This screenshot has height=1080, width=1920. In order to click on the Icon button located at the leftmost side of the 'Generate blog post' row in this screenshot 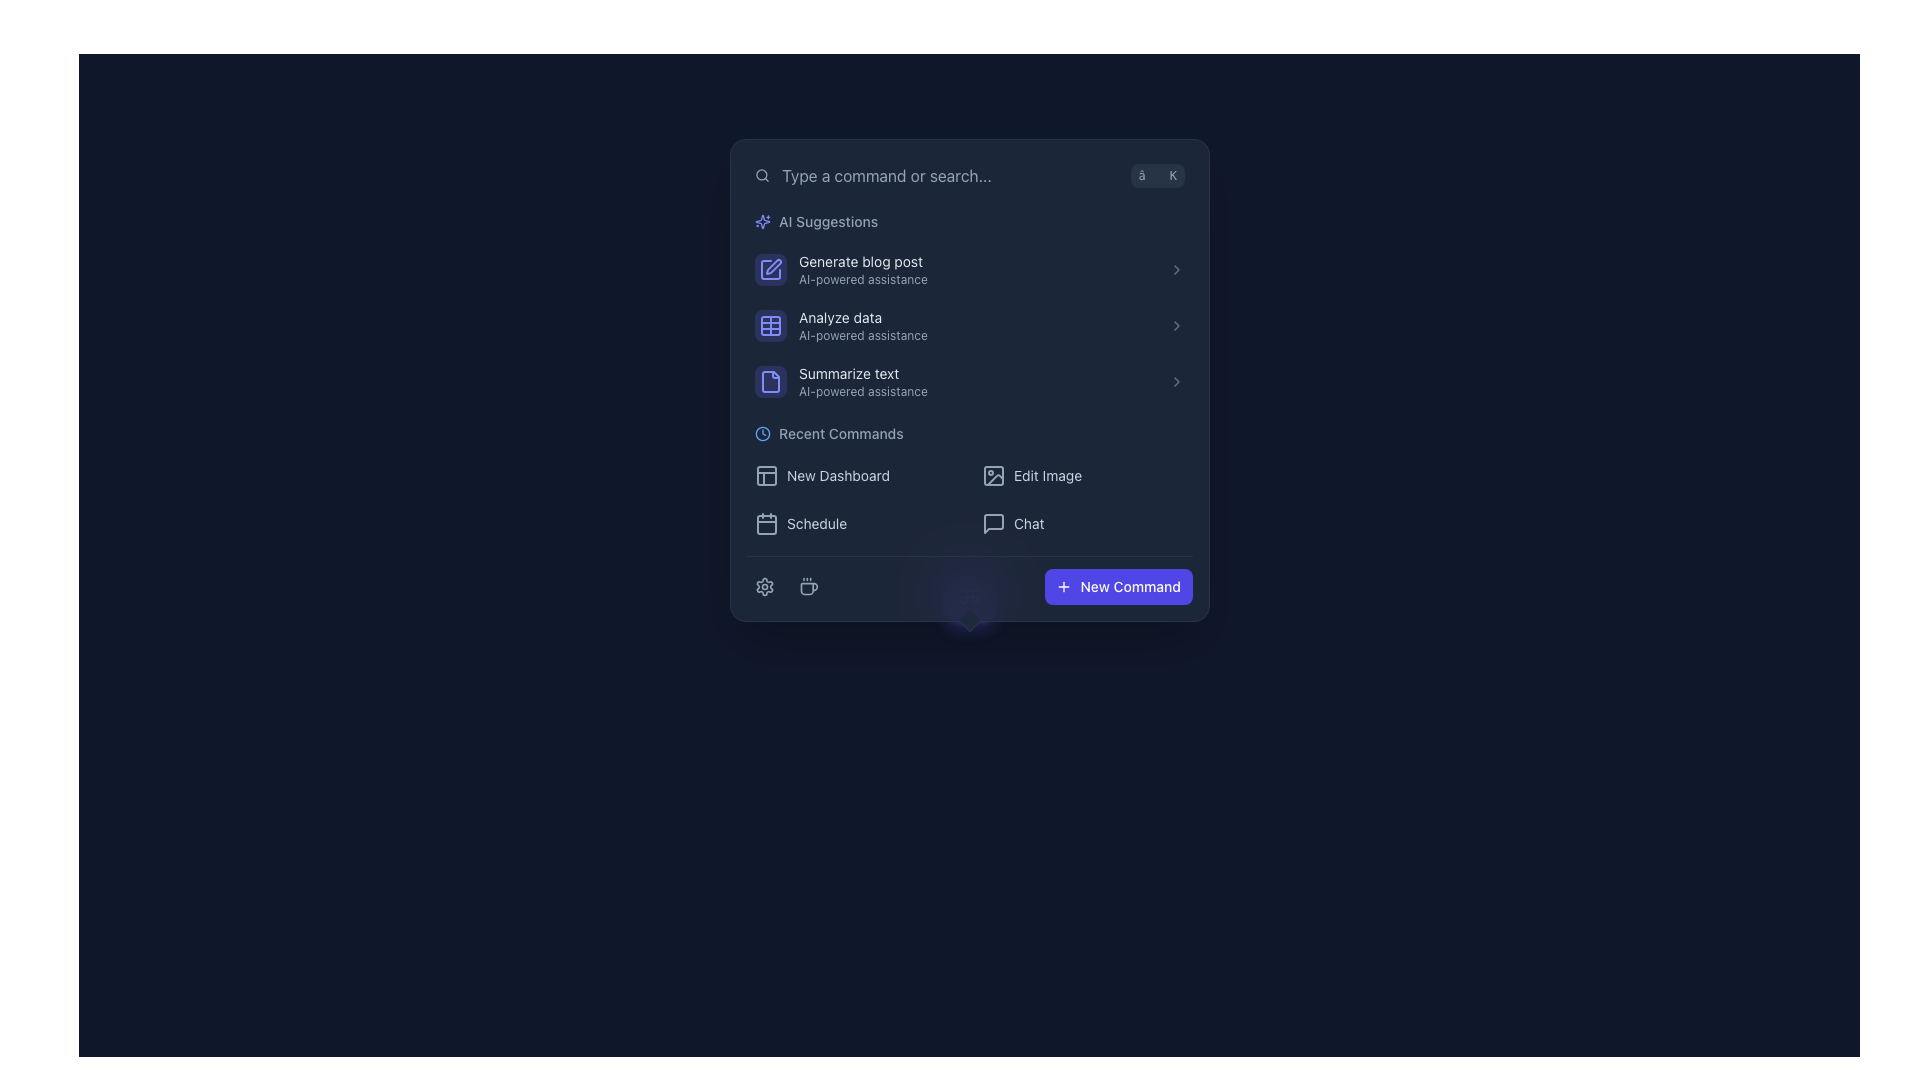, I will do `click(769, 270)`.